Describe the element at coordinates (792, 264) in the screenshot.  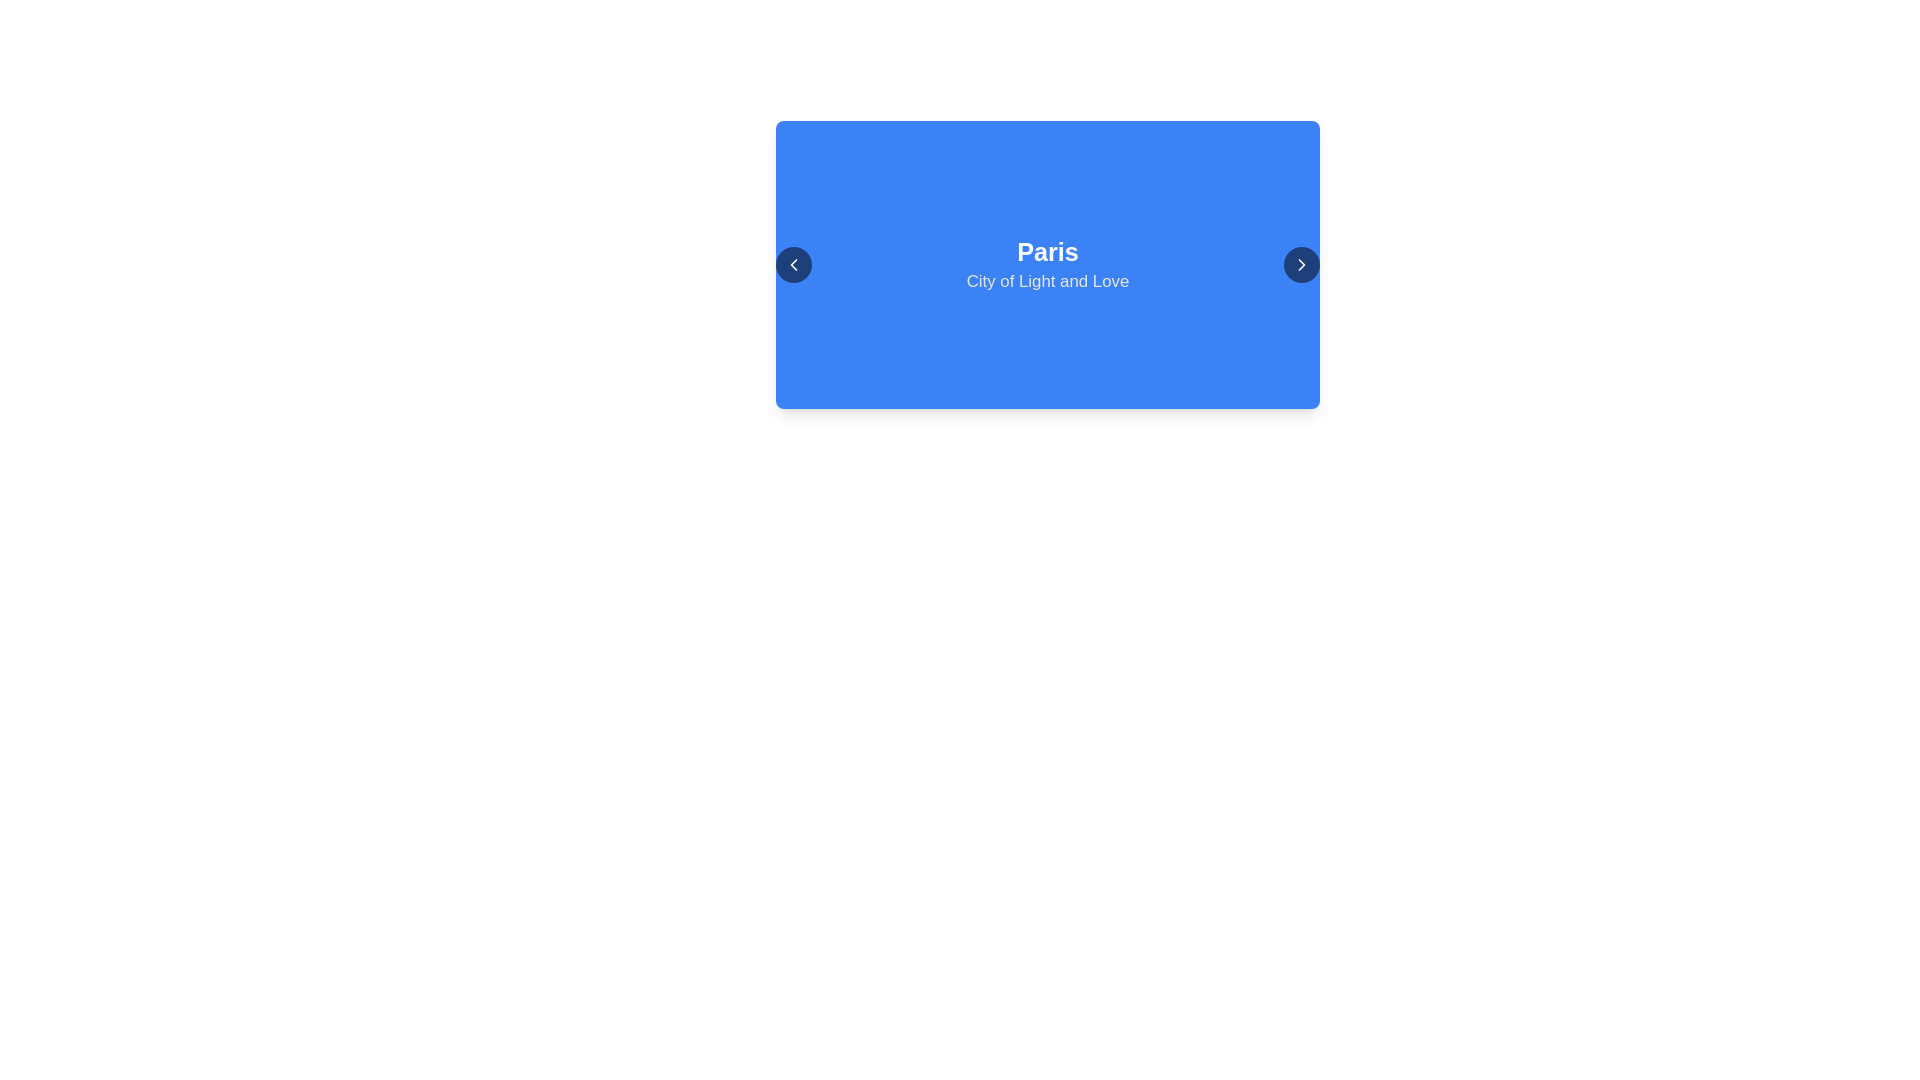
I see `the circular button with a dark background and a leftward chevron icon in white at its center` at that location.